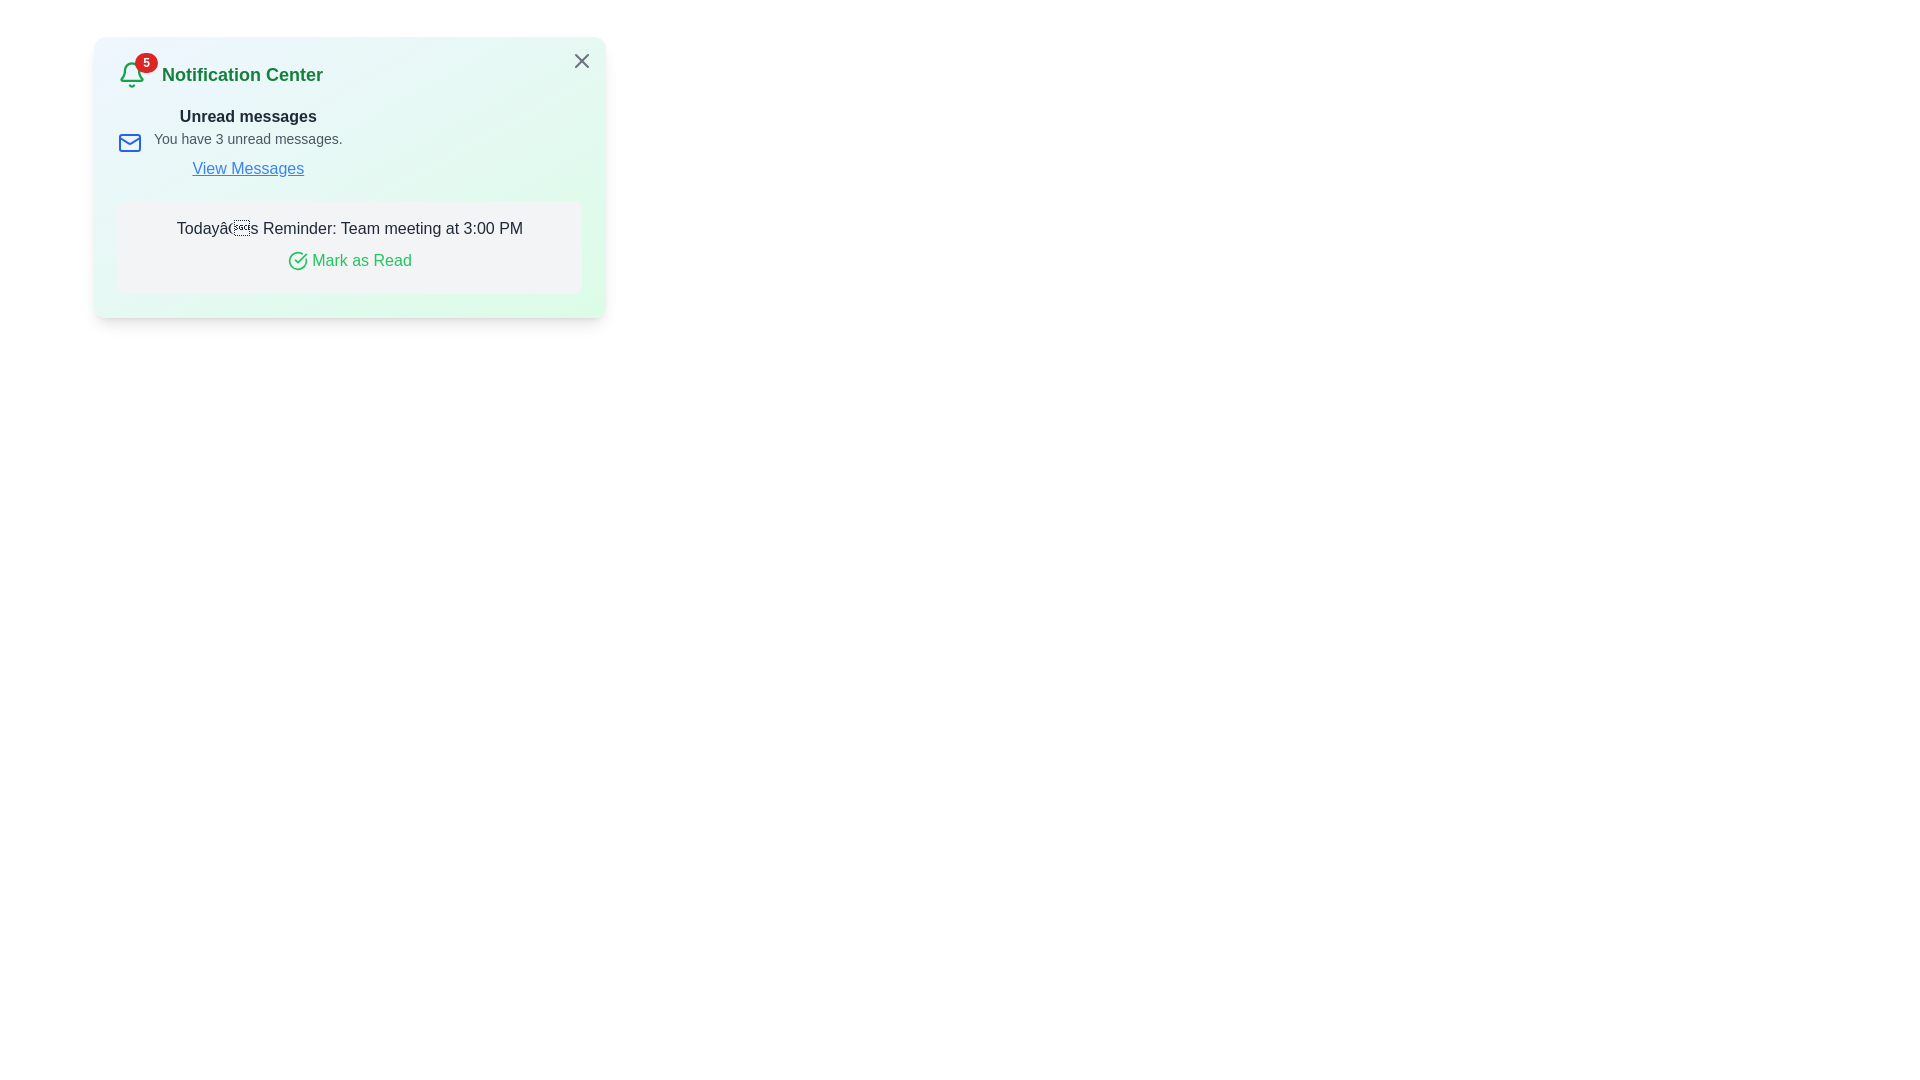 This screenshot has height=1080, width=1920. Describe the element at coordinates (145, 61) in the screenshot. I see `the Notification Badge, which is a circular badge with a red background and white text displaying the number '5', located at the top-right corner of the bell icon` at that location.